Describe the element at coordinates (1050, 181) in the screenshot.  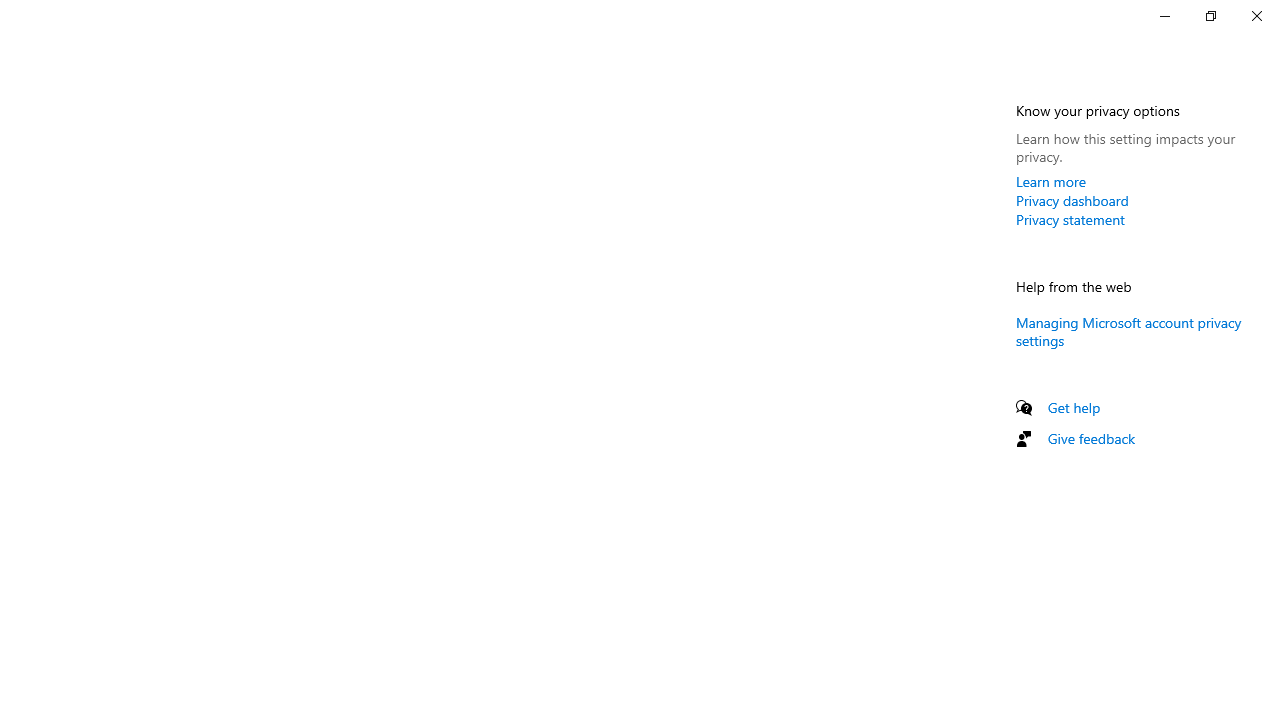
I see `'Learn more'` at that location.